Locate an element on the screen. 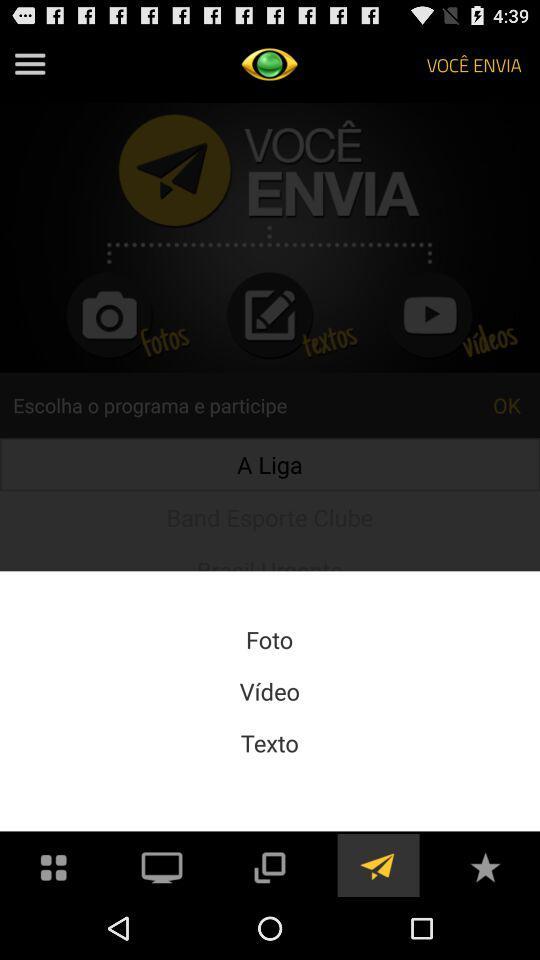 Image resolution: width=540 pixels, height=960 pixels. the symbol at bottom right which is left to monitor symbol is located at coordinates (54, 864).